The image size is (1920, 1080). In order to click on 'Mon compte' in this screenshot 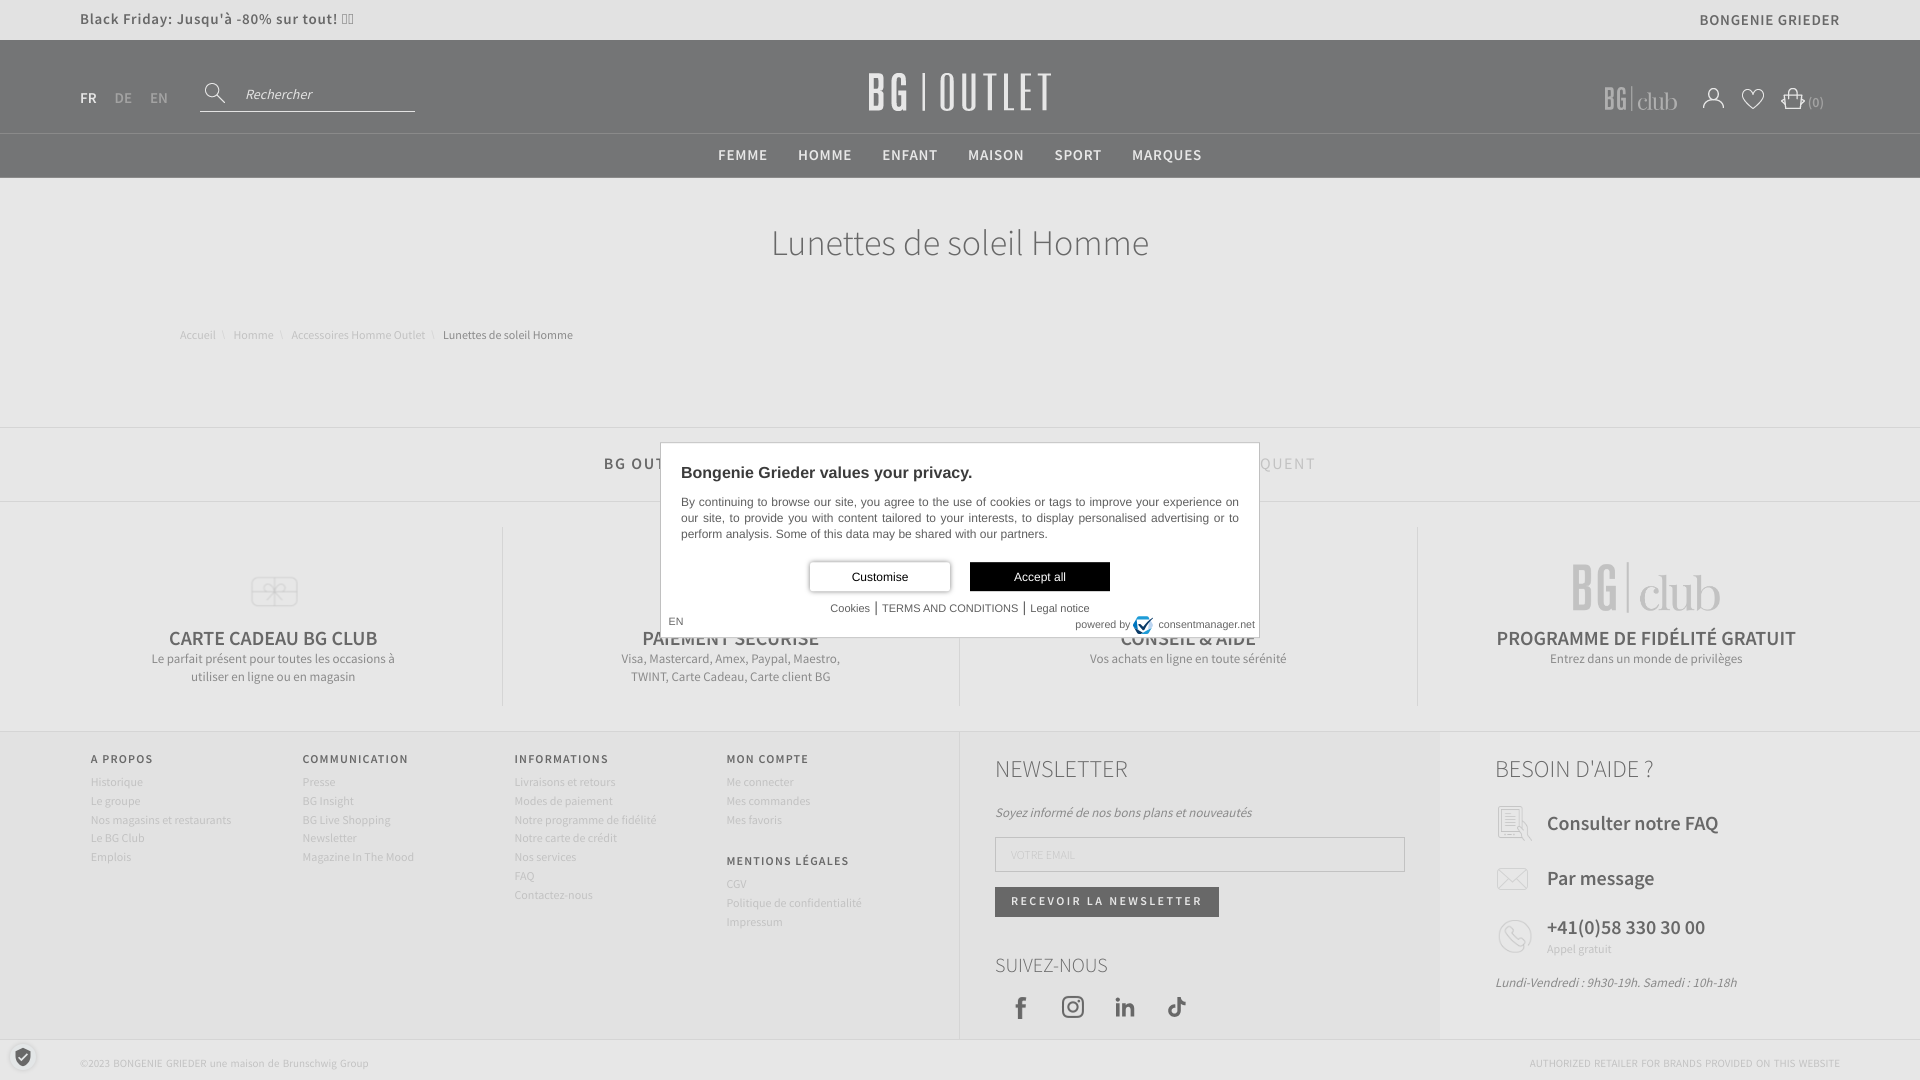, I will do `click(1712, 98)`.